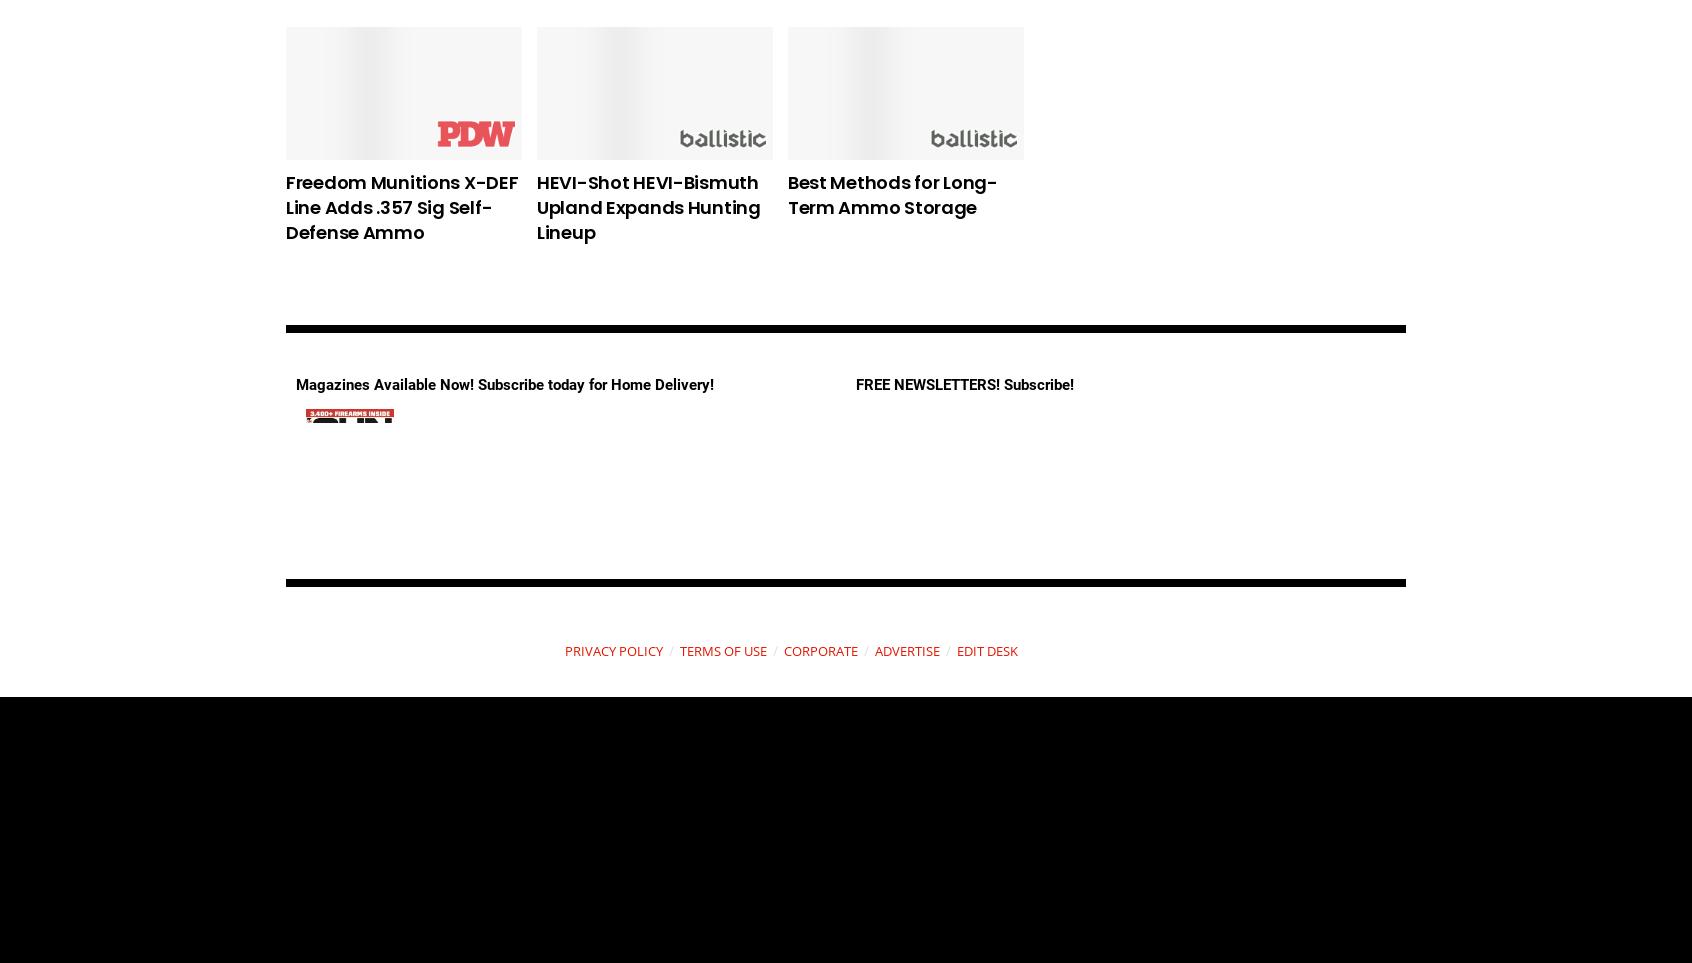 This screenshot has height=963, width=1692. Describe the element at coordinates (905, 649) in the screenshot. I see `'ADVERTISE'` at that location.